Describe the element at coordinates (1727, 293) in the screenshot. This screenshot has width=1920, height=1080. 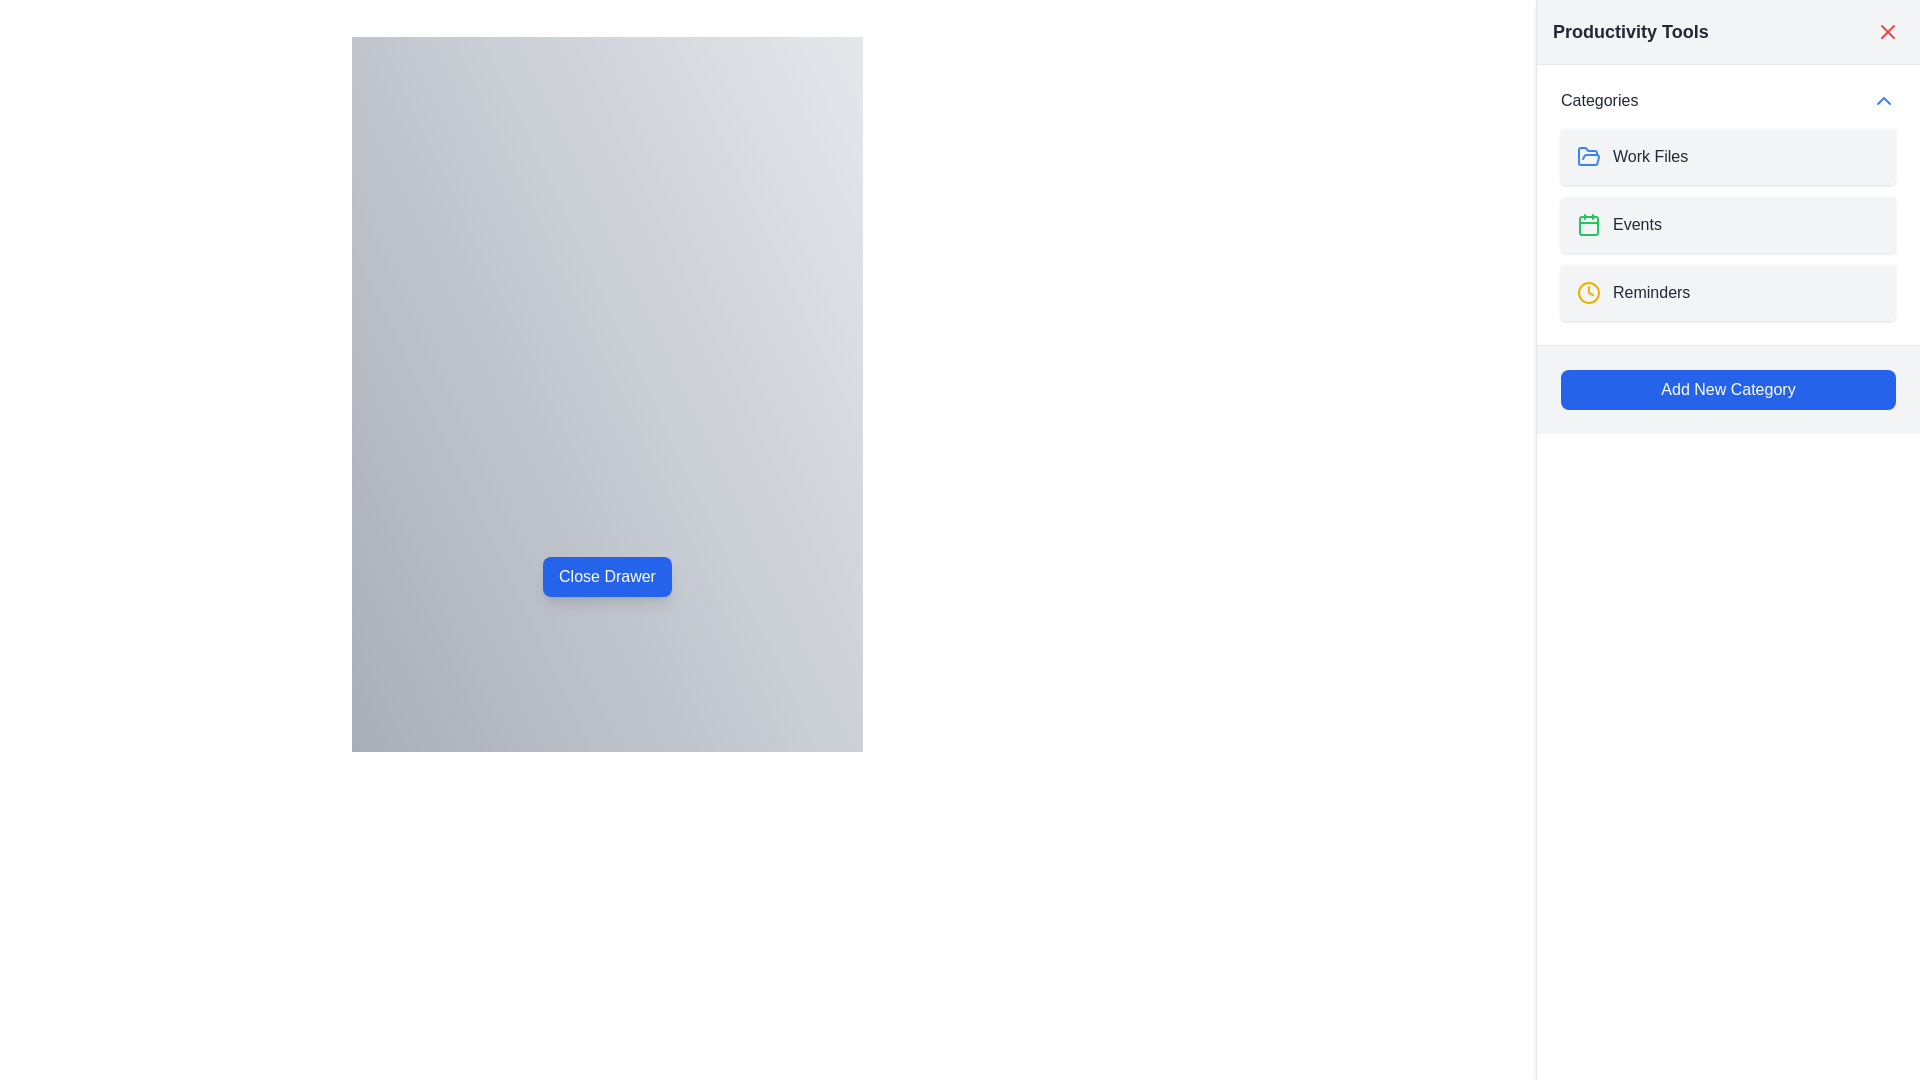
I see `the 'Reminders' button` at that location.